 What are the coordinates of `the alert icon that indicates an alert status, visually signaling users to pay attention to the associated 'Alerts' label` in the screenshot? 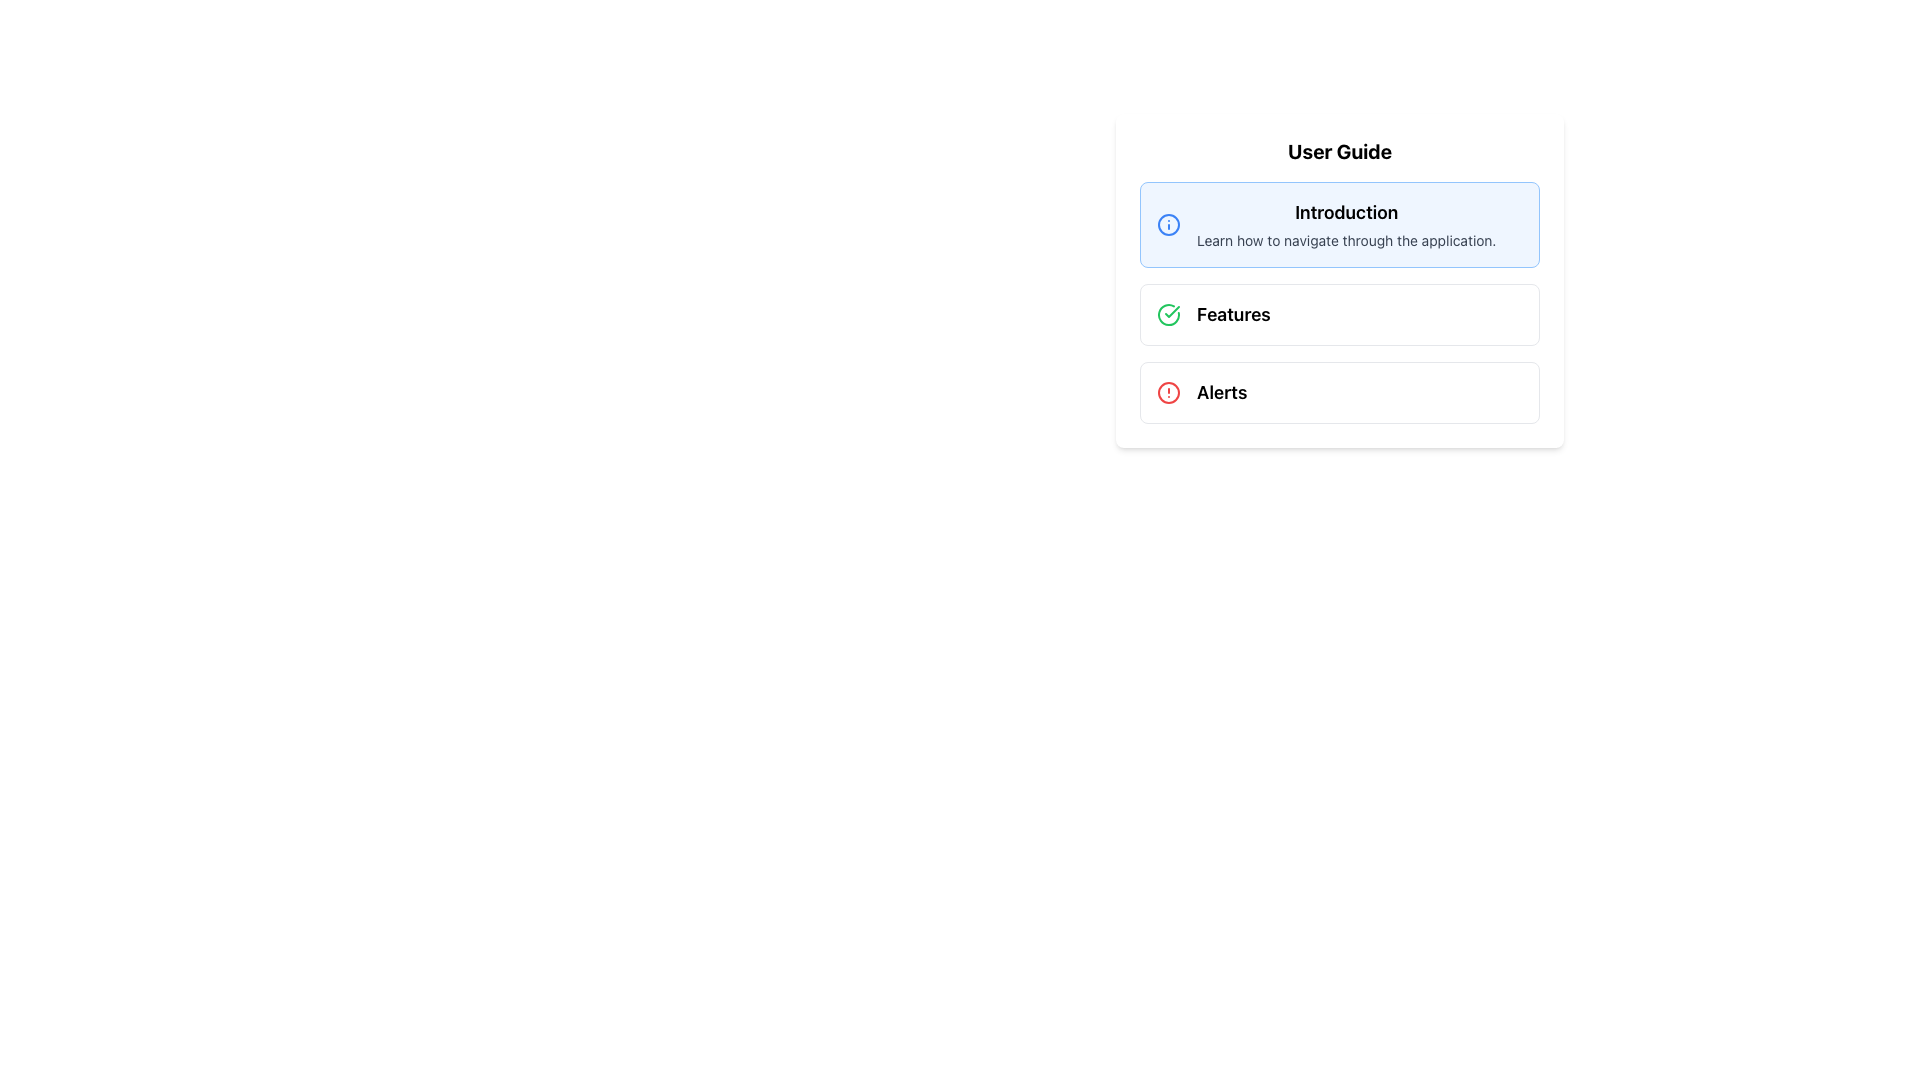 It's located at (1169, 393).